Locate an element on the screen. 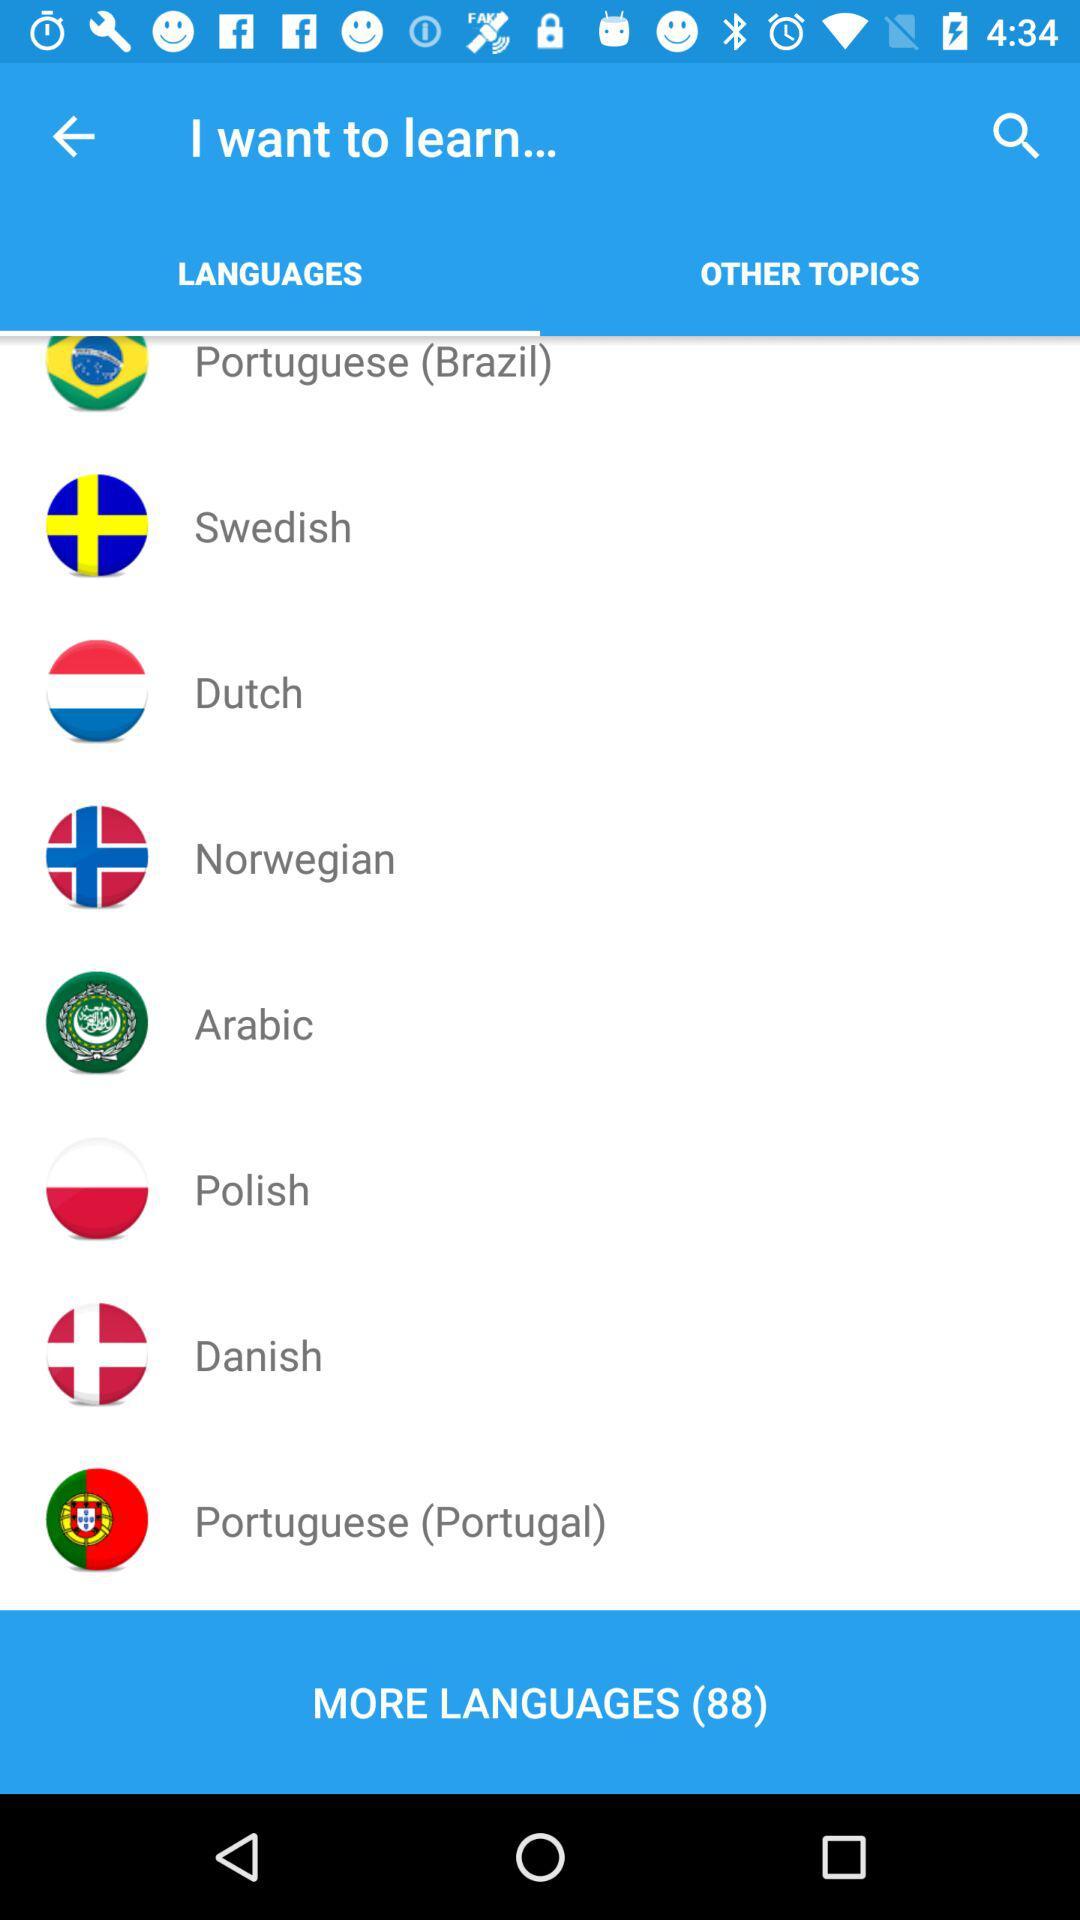 The height and width of the screenshot is (1920, 1080). the item to the left of i want to icon is located at coordinates (72, 135).